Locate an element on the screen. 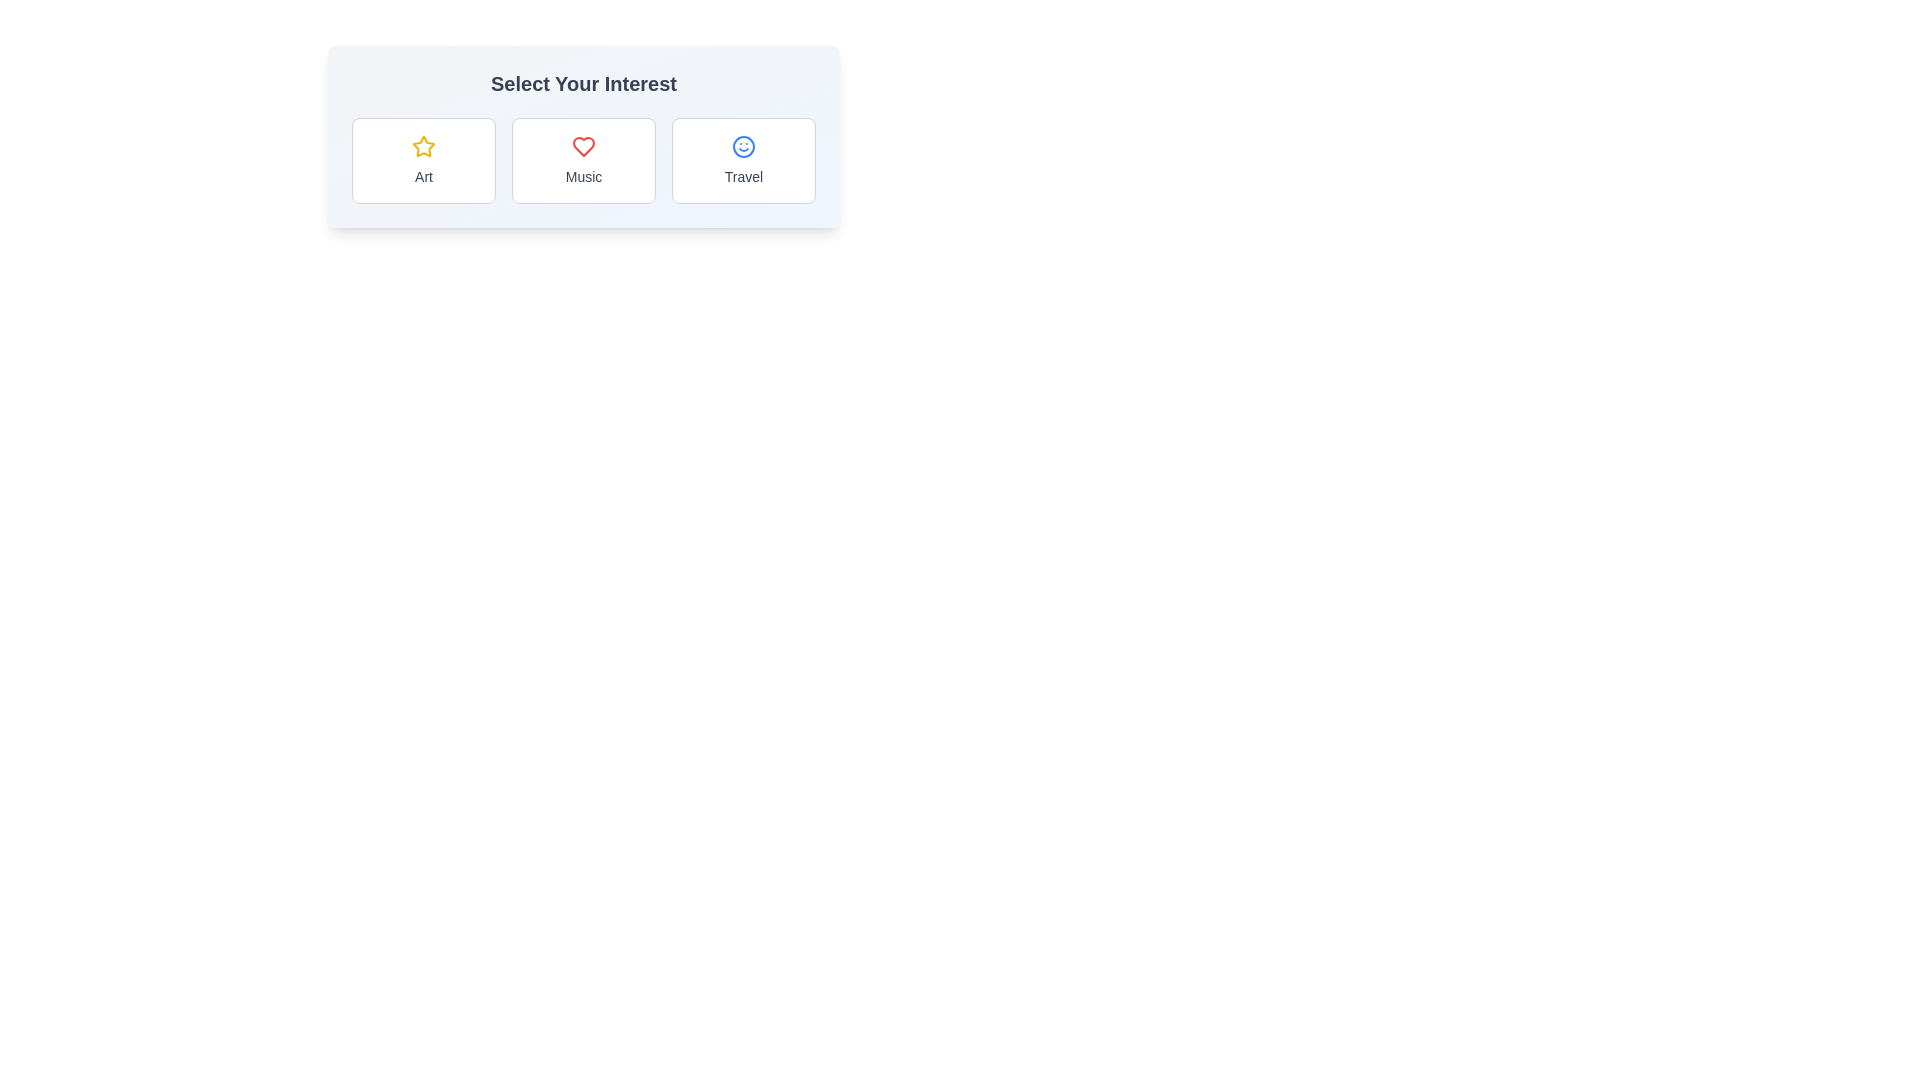  the state of the SVG Icon representing the 'Art' category, located above the text label 'Art' in the first column of the horizontal selection is located at coordinates (422, 145).